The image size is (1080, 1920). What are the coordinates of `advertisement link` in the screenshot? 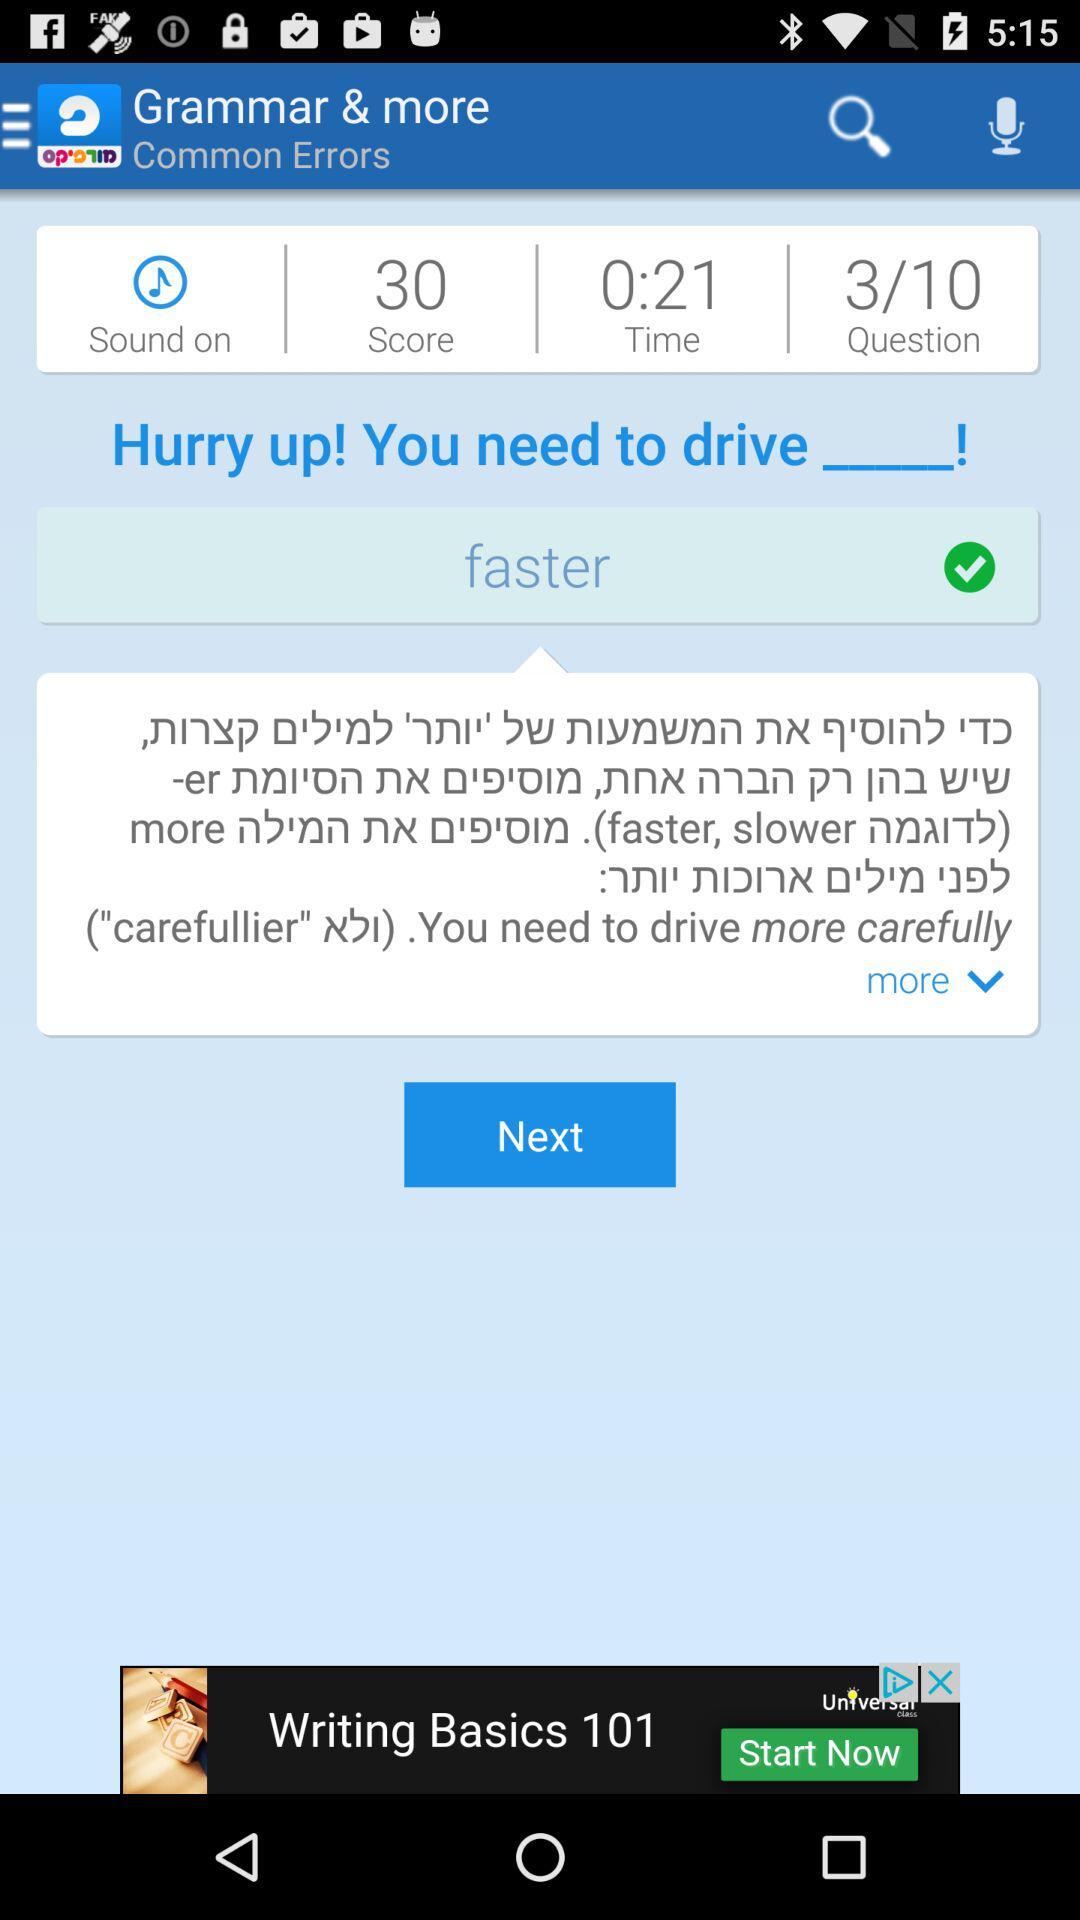 It's located at (540, 1727).